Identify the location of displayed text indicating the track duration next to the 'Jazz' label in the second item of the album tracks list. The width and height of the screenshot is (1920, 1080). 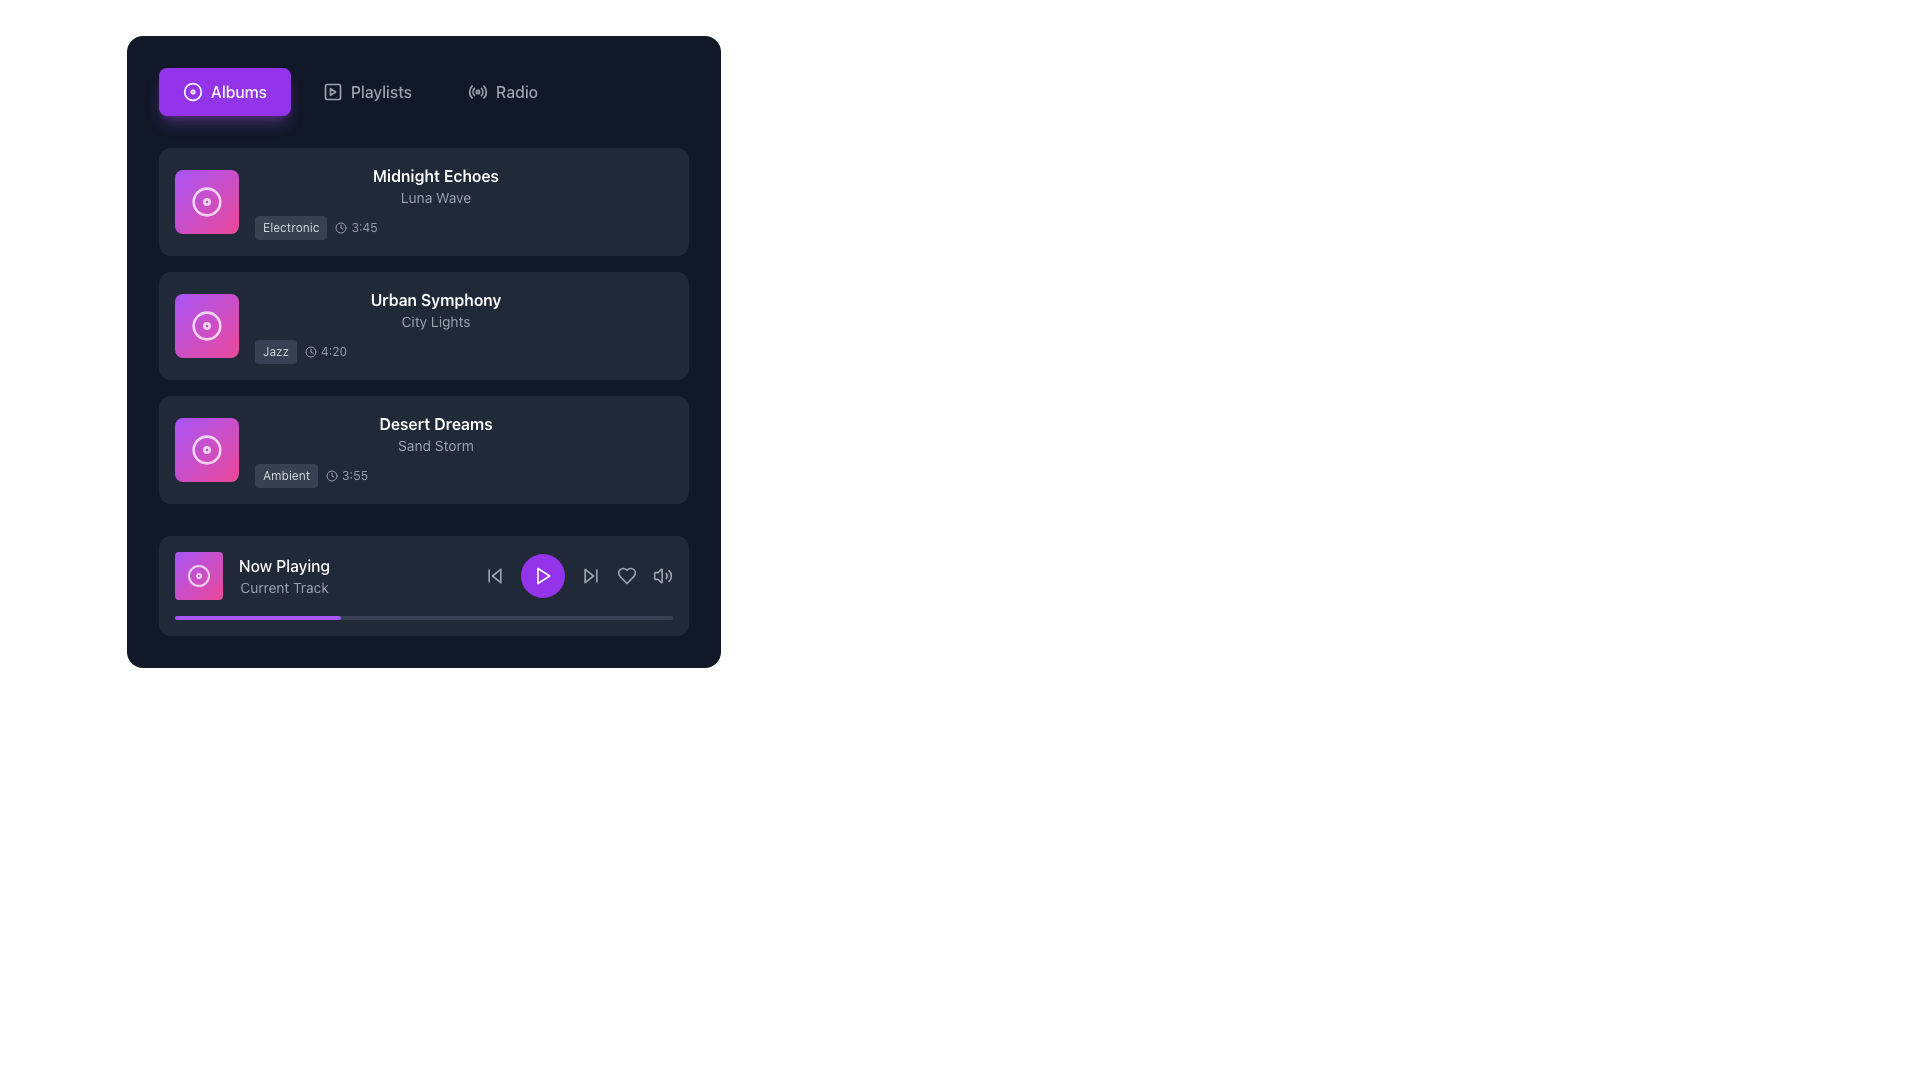
(326, 350).